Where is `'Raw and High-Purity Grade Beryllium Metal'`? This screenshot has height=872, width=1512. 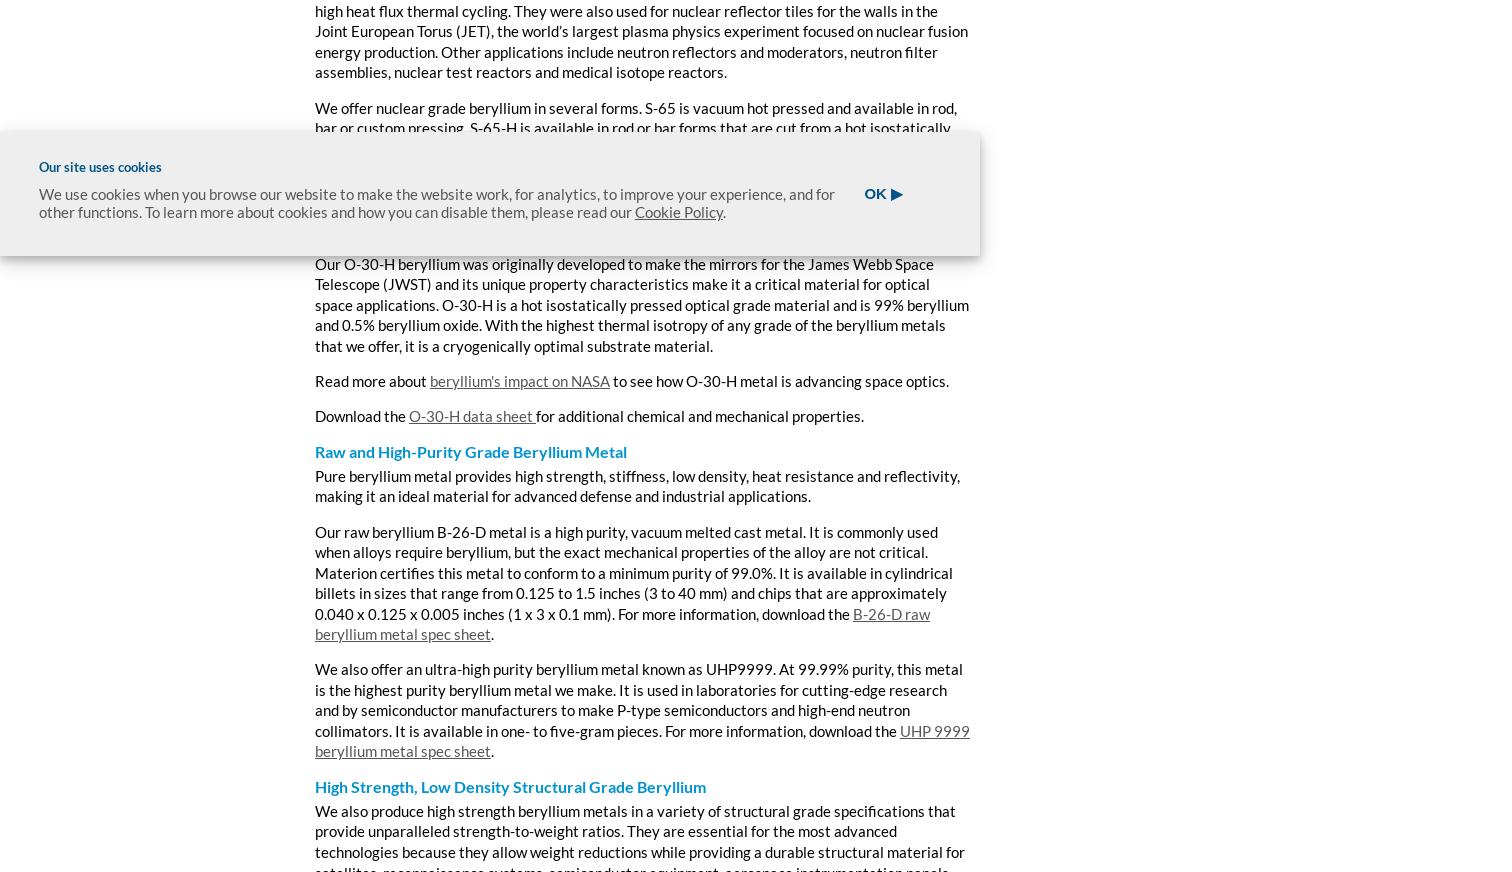
'Raw and High-Purity Grade Beryllium Metal' is located at coordinates (470, 449).